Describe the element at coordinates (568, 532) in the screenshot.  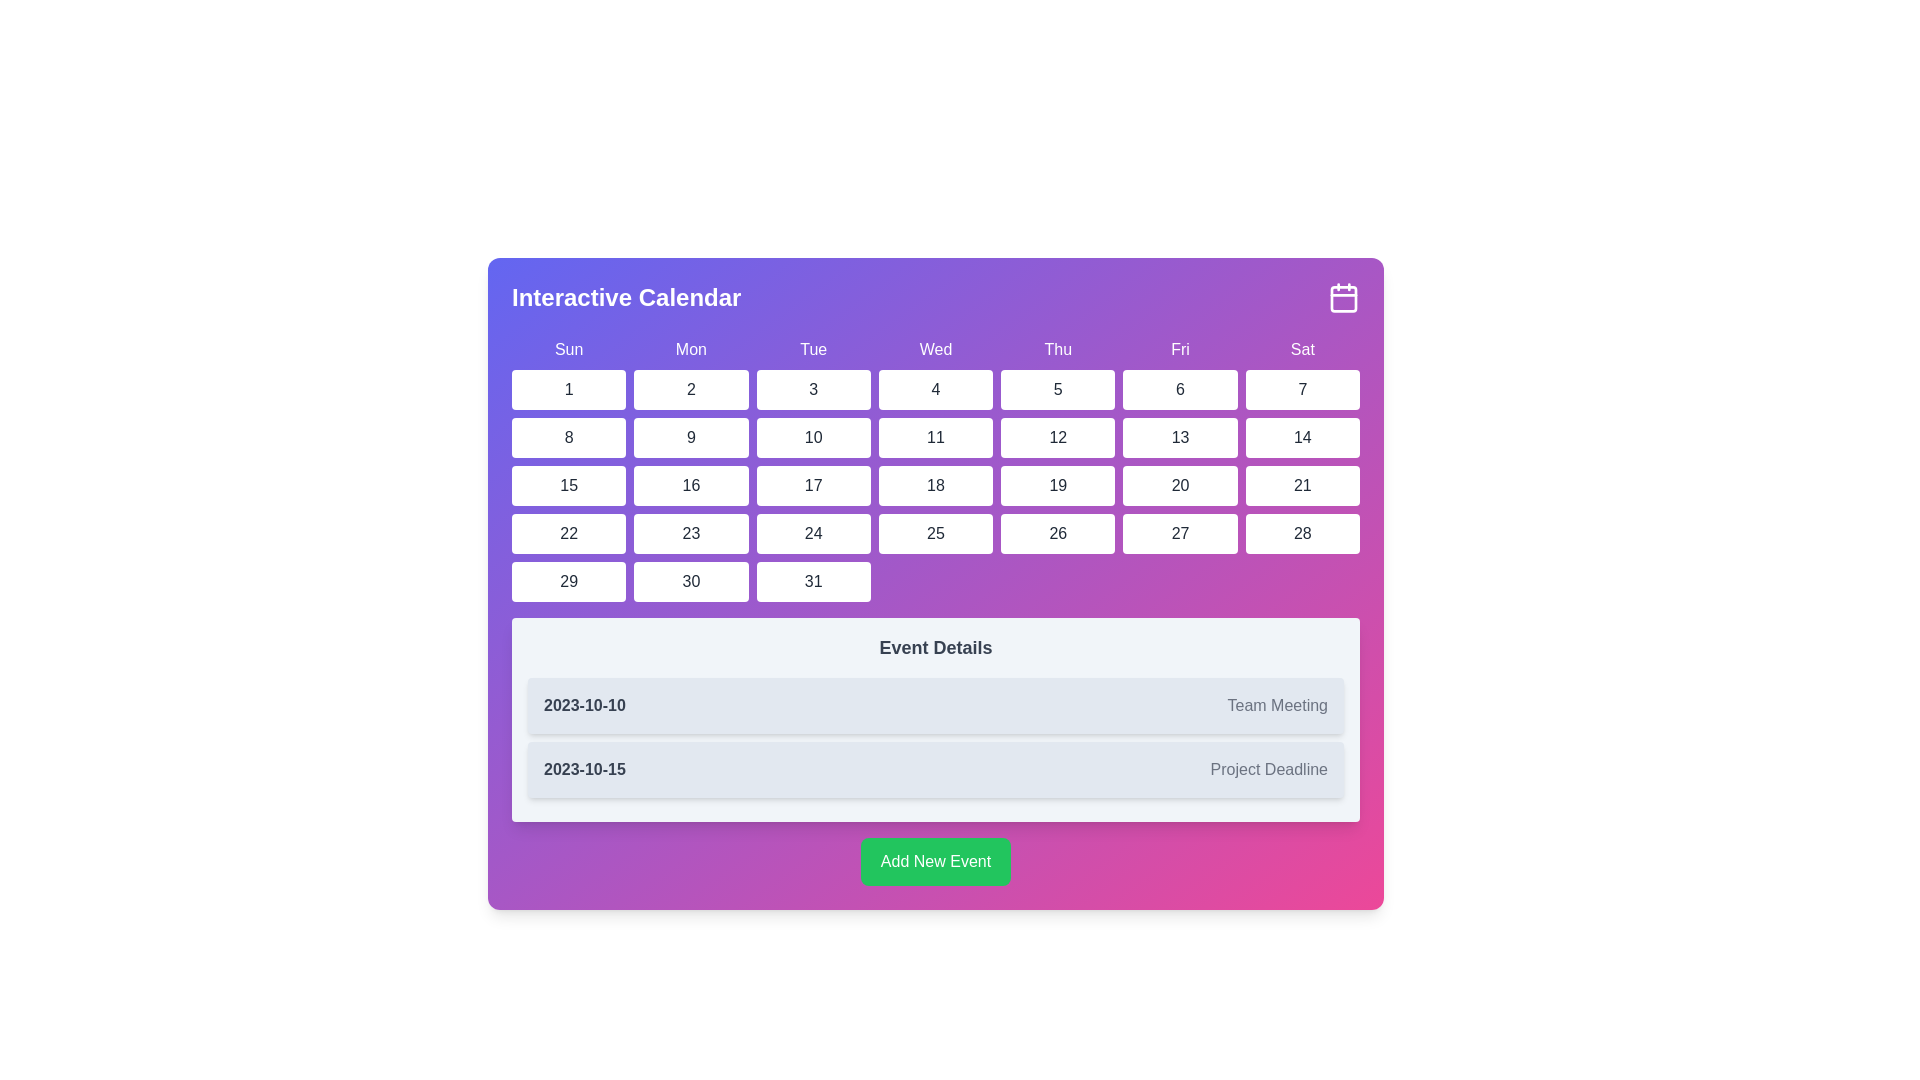
I see `the button displaying the number '22' in the calendar layout` at that location.